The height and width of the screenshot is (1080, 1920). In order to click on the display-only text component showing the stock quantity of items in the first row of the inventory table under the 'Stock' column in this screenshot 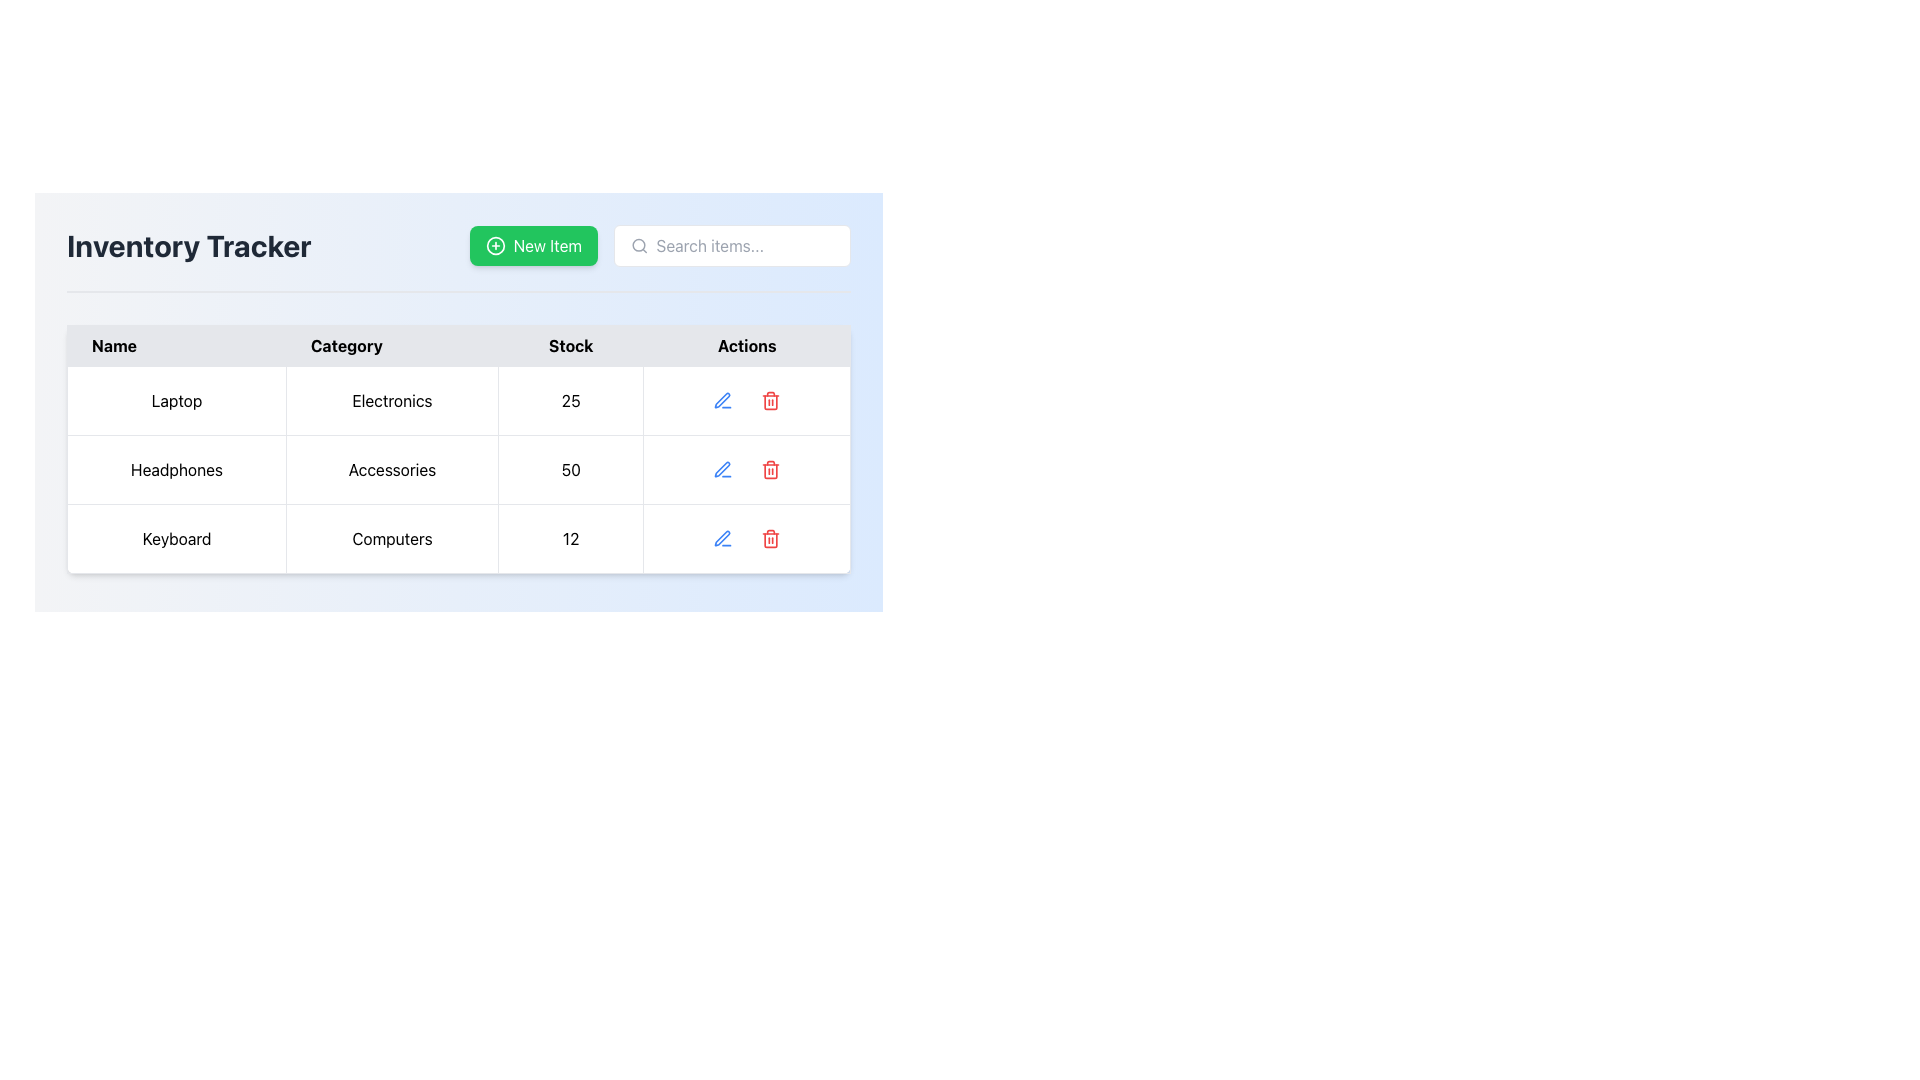, I will do `click(570, 401)`.